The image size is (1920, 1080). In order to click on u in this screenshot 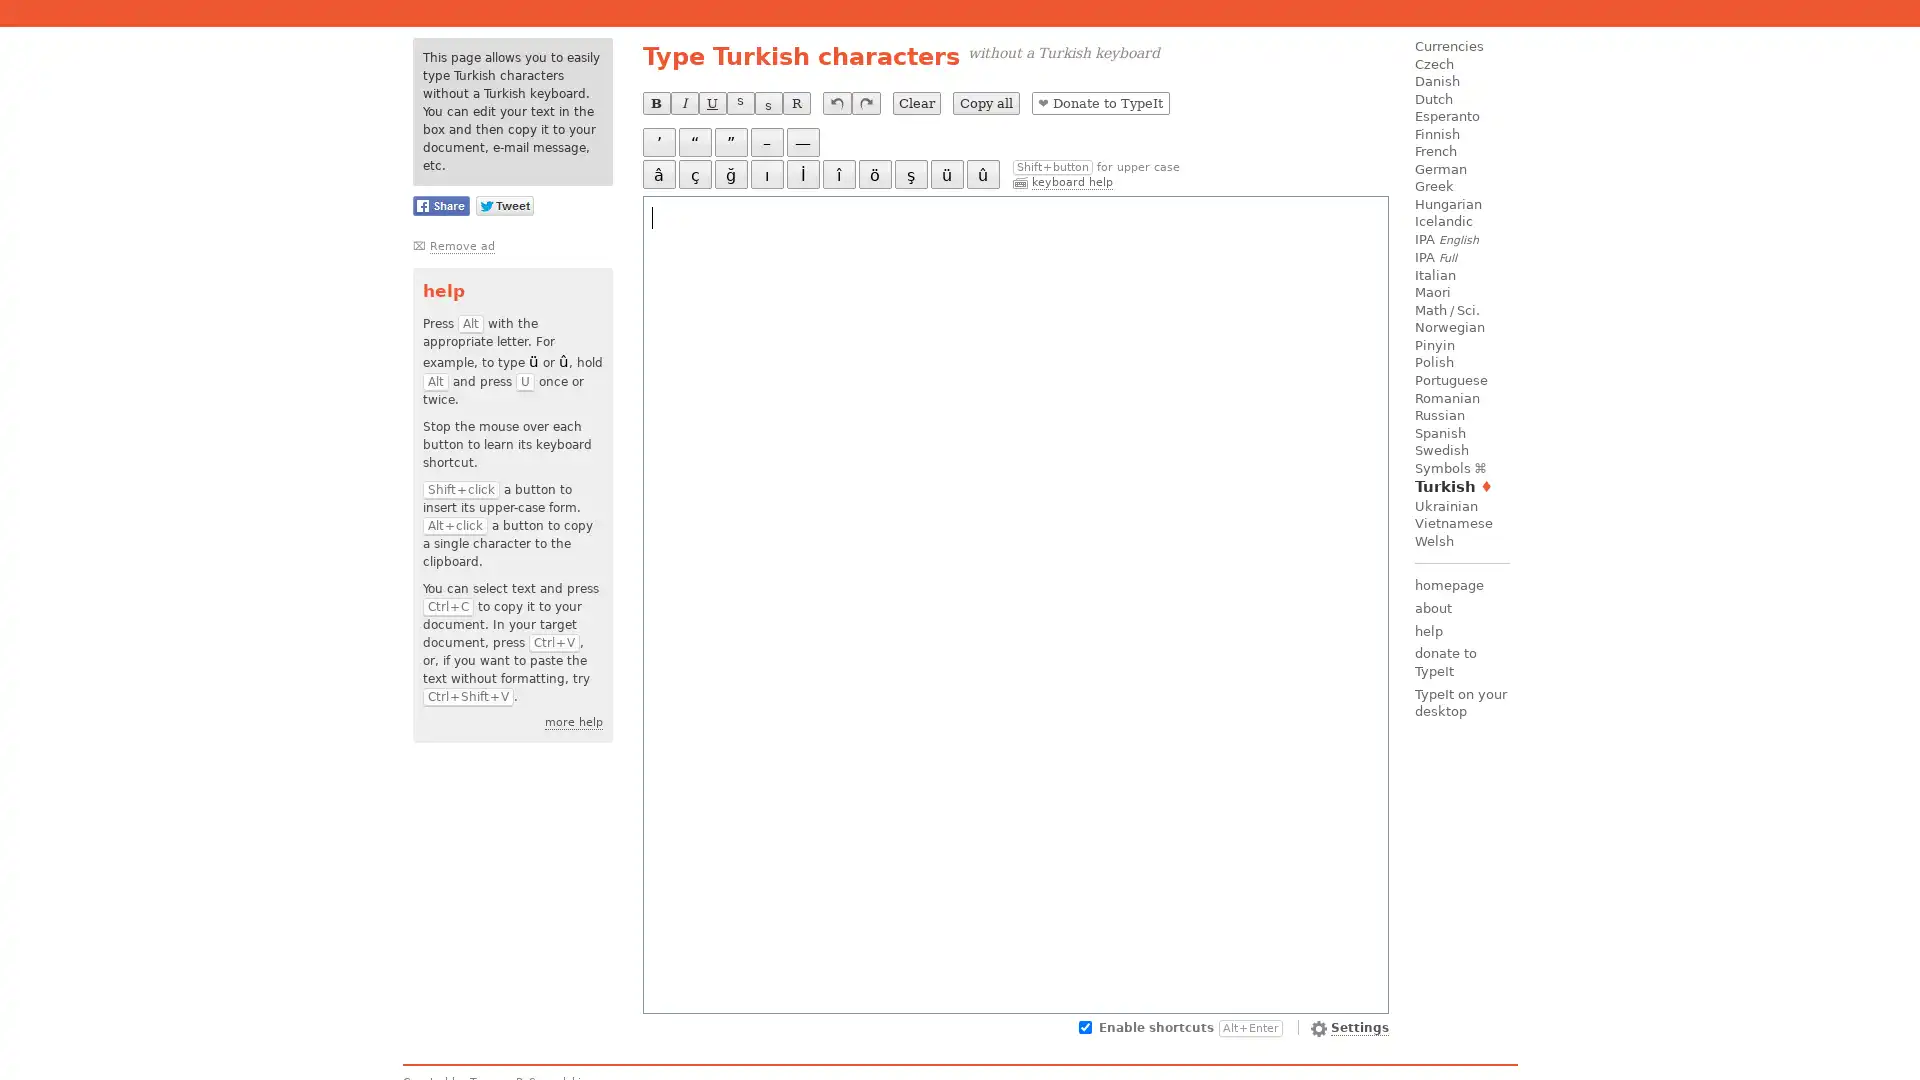, I will do `click(982, 173)`.